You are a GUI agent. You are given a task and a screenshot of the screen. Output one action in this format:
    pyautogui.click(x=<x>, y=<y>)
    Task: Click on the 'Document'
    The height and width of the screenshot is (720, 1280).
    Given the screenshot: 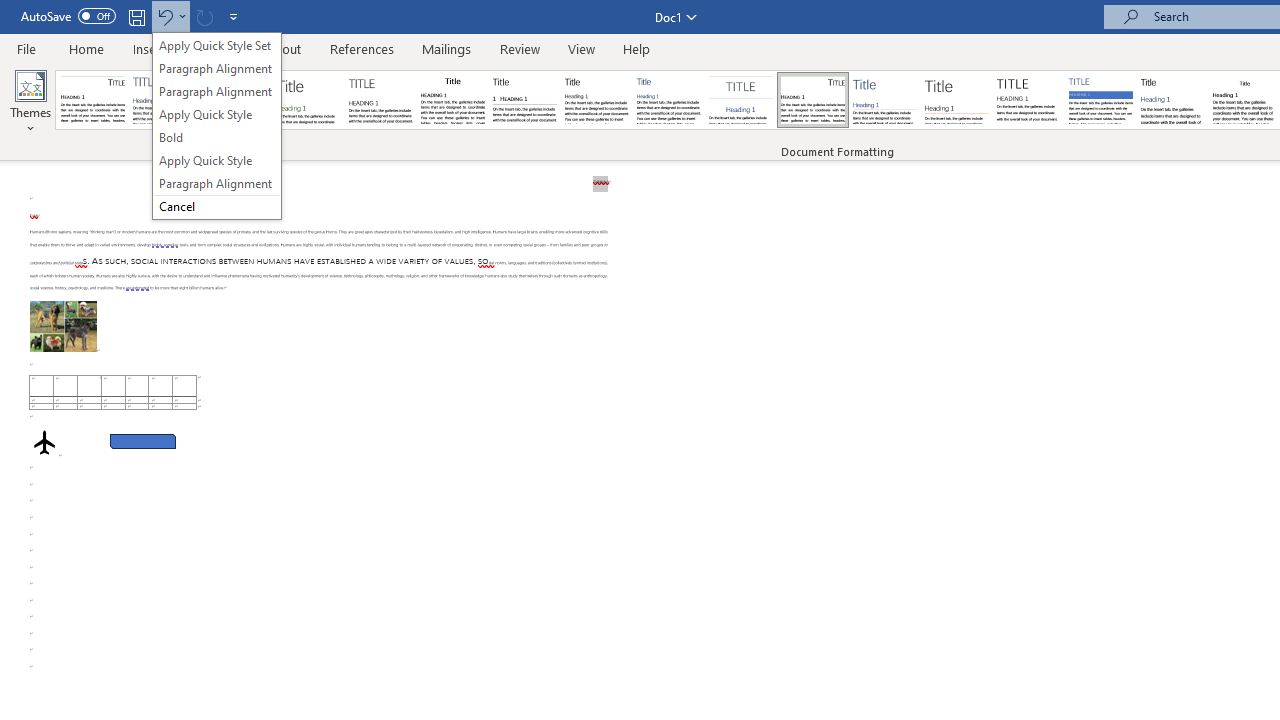 What is the action you would take?
    pyautogui.click(x=92, y=100)
    